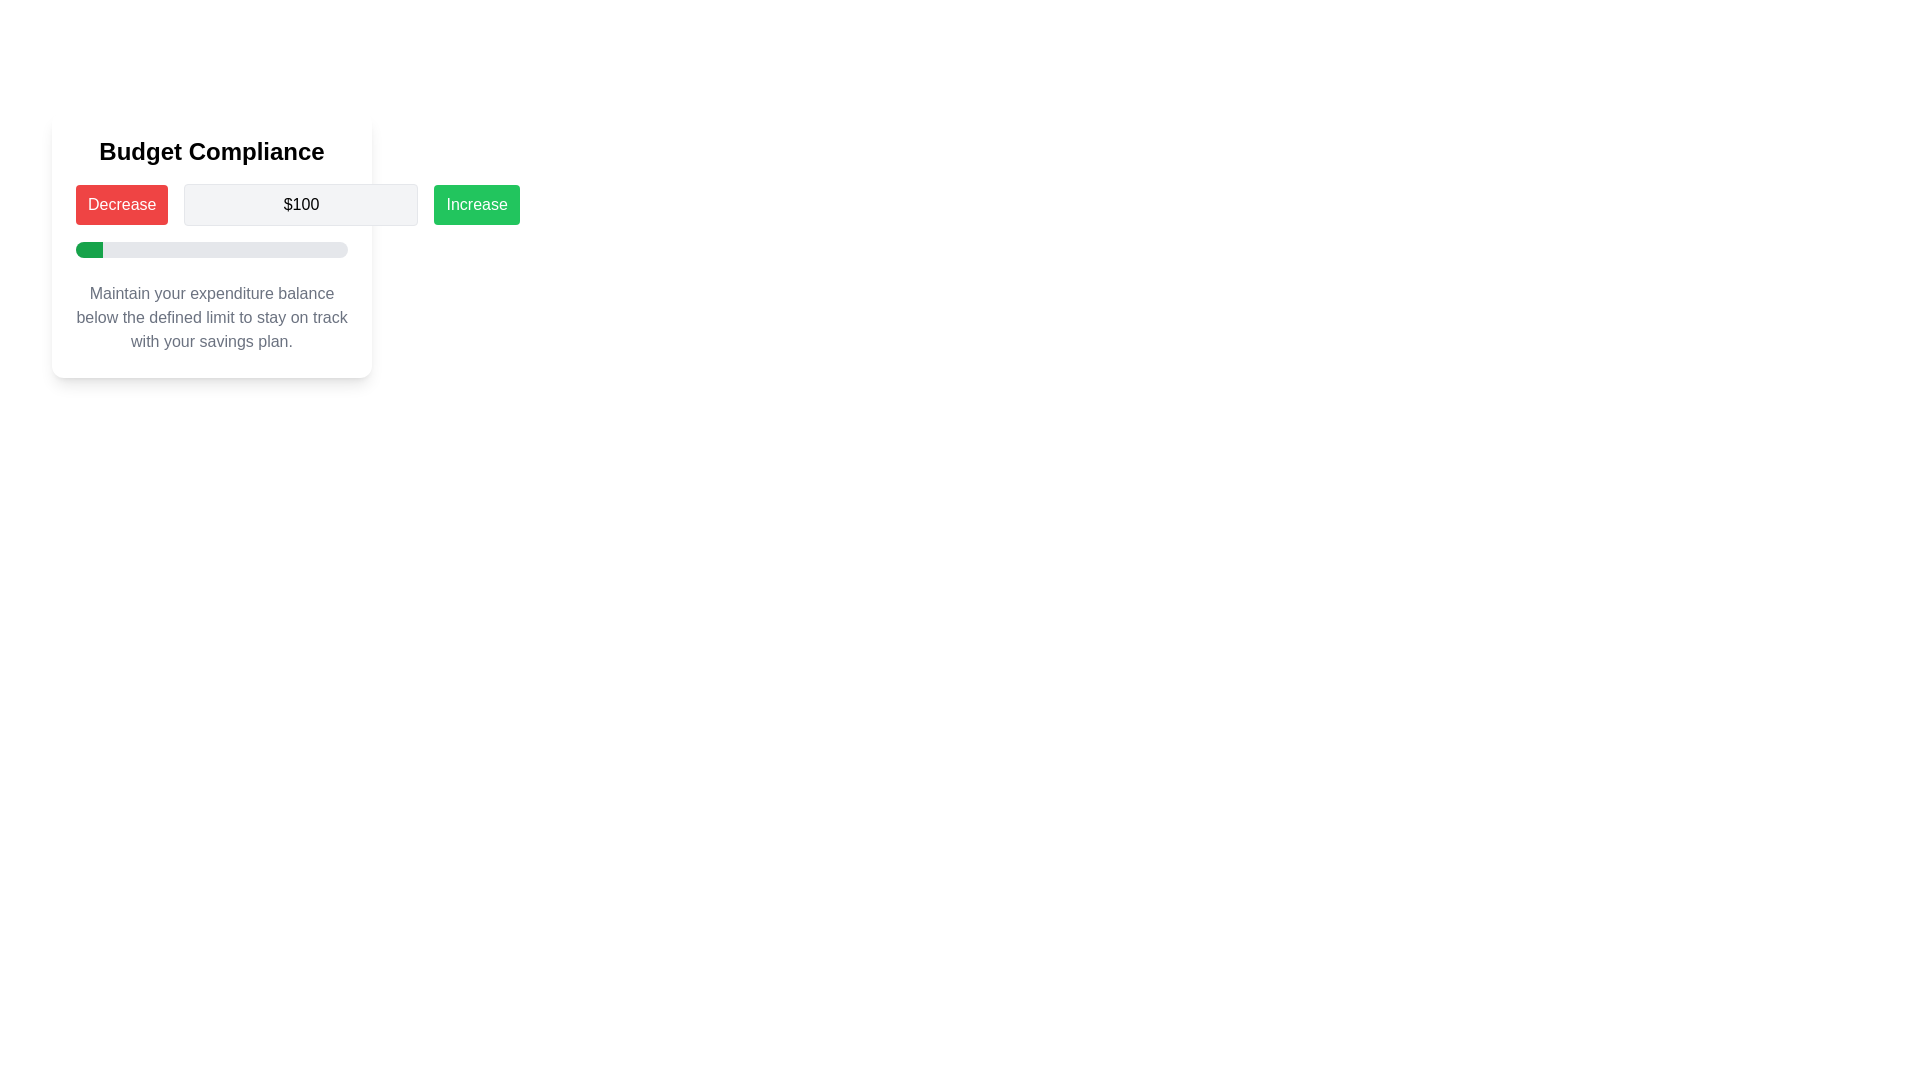  Describe the element at coordinates (300, 204) in the screenshot. I see `the read-only text input field displaying '$100'` at that location.